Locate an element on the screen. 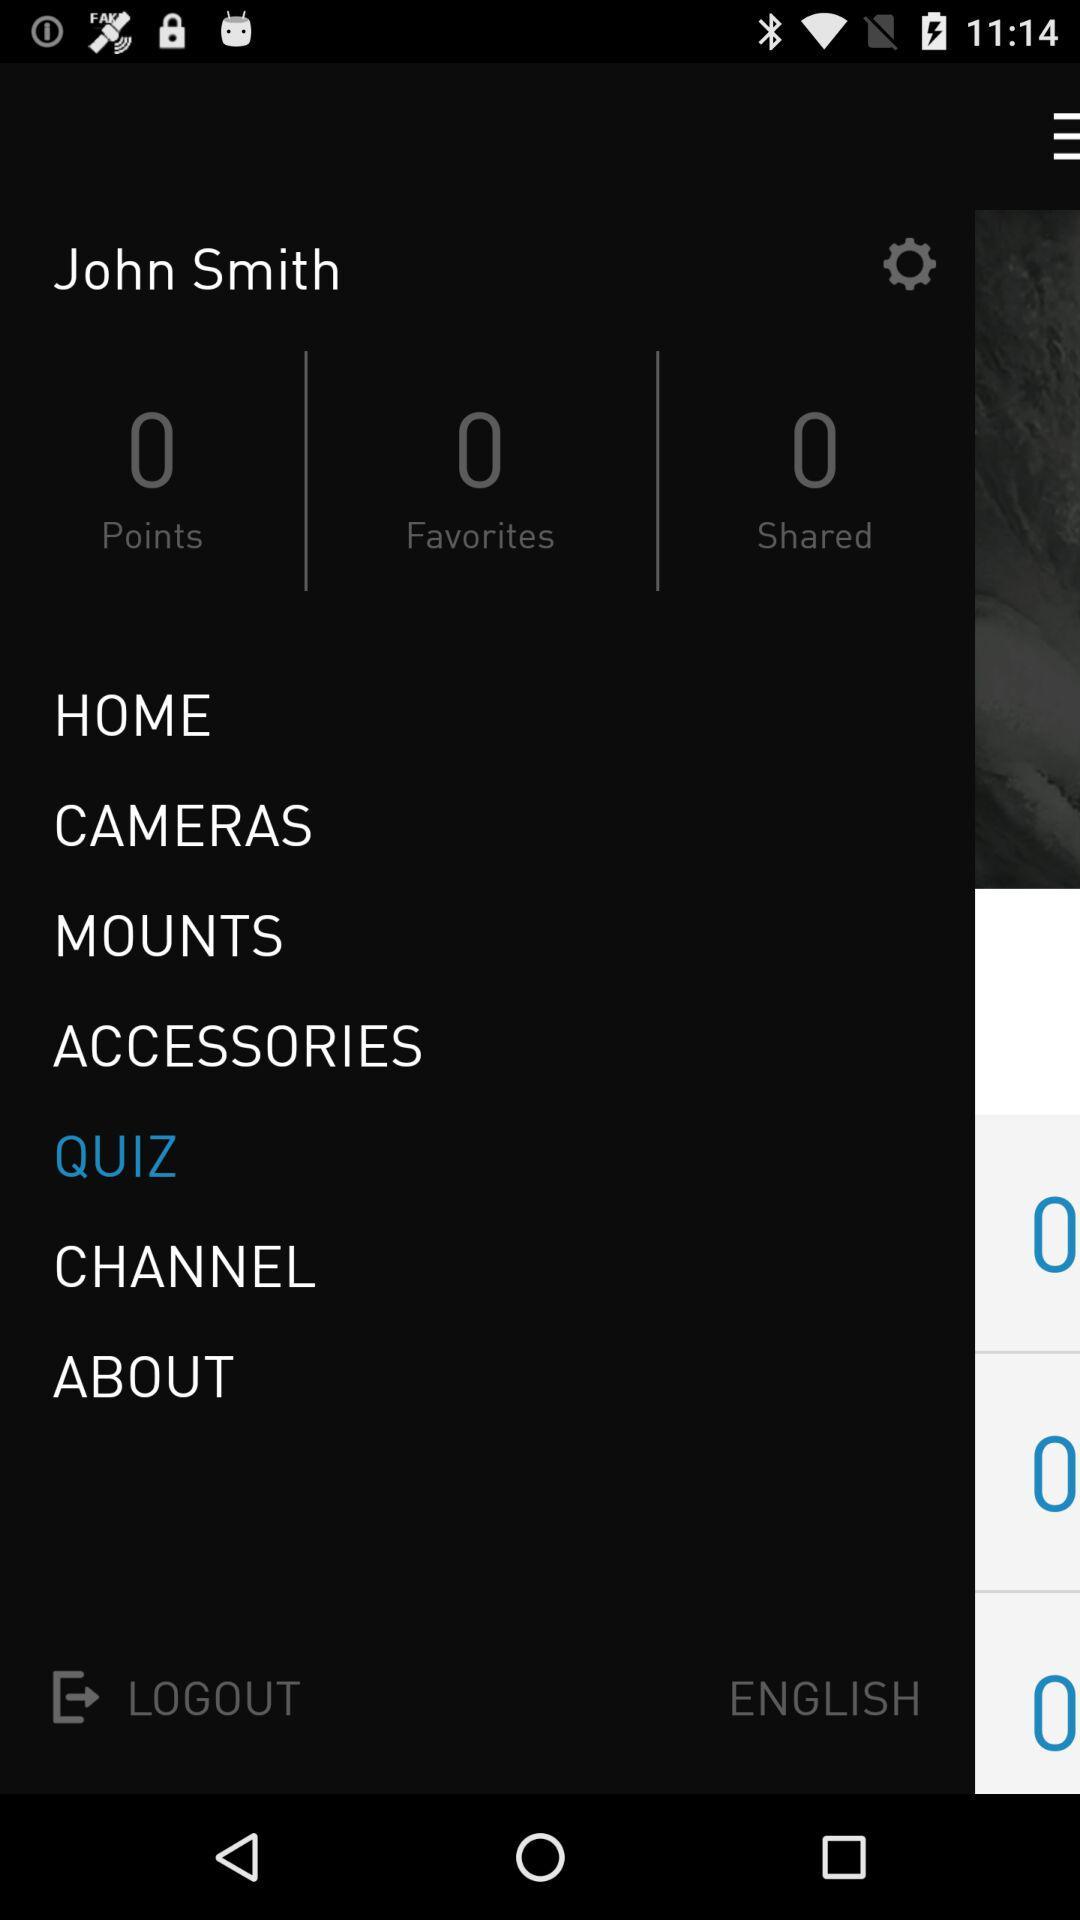 The image size is (1080, 1920). quiz  icon is located at coordinates (122, 1155).